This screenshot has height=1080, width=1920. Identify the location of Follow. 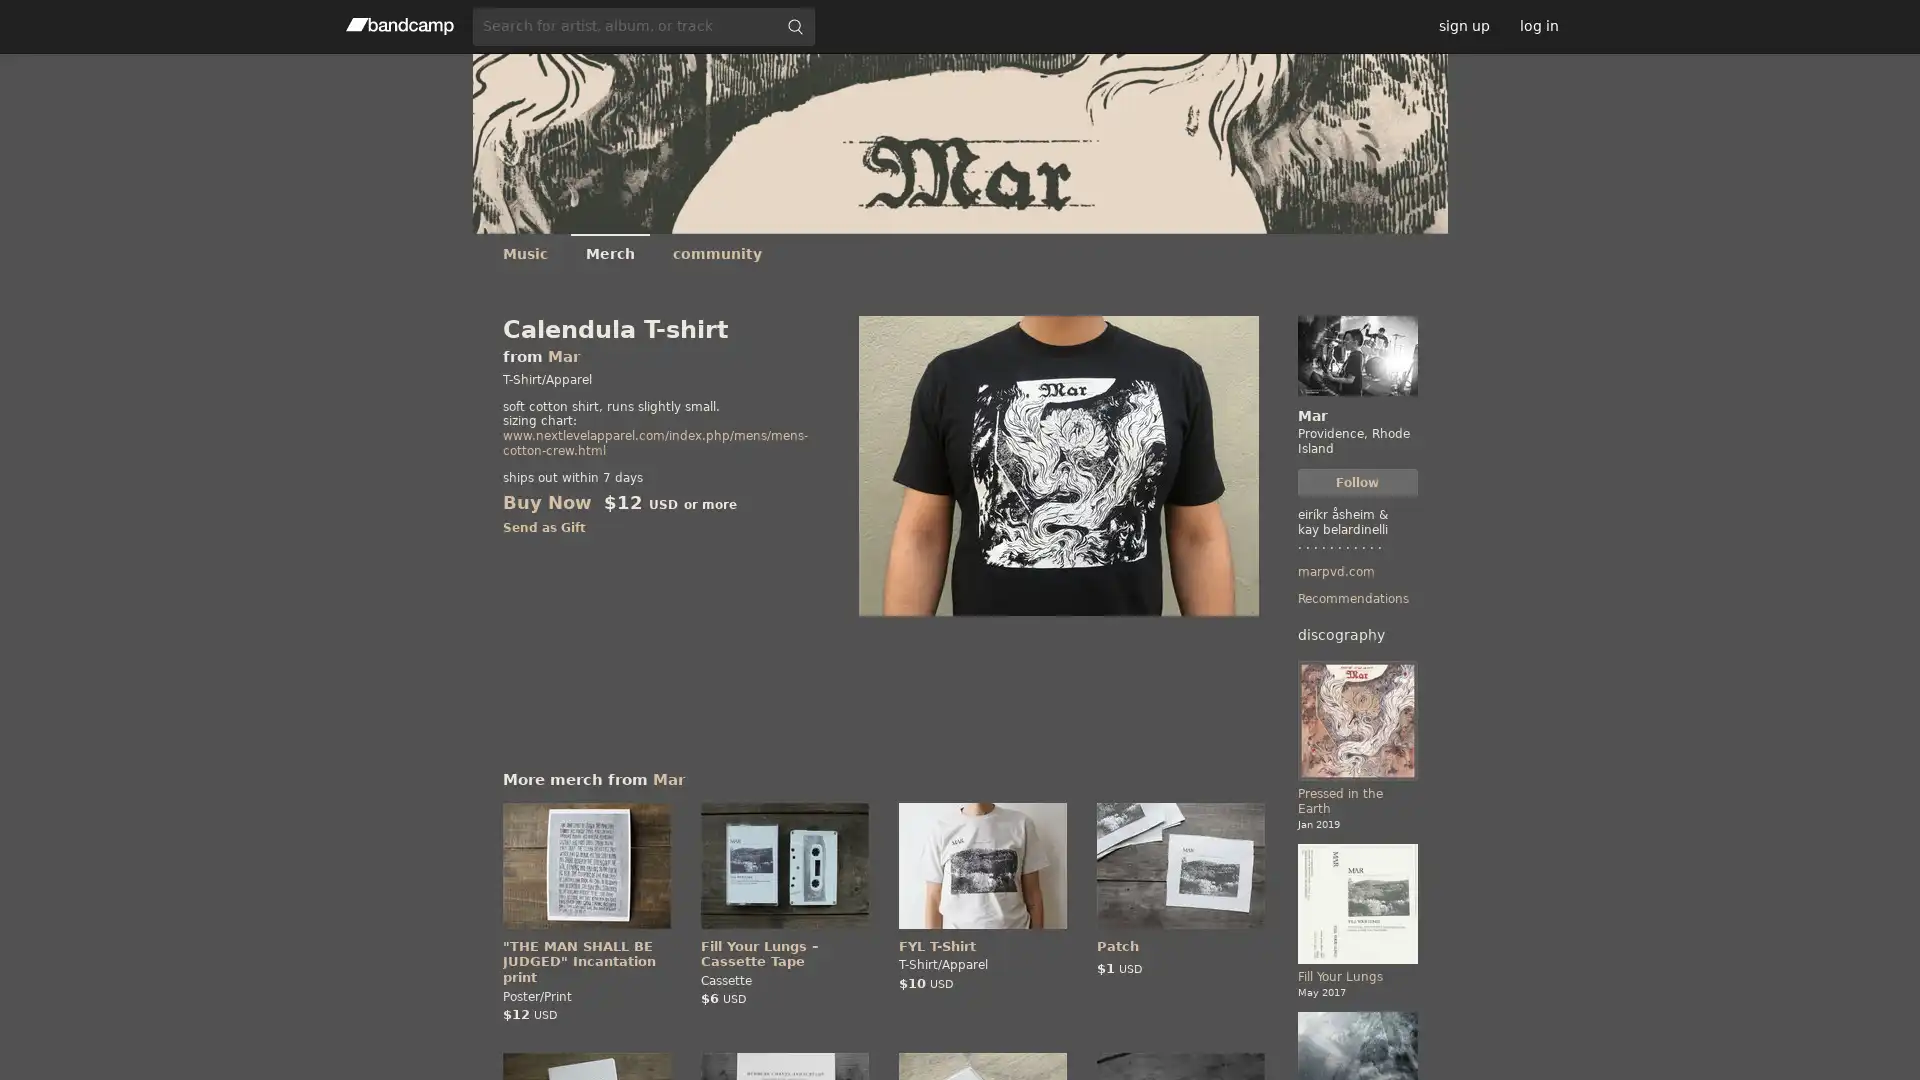
(1357, 482).